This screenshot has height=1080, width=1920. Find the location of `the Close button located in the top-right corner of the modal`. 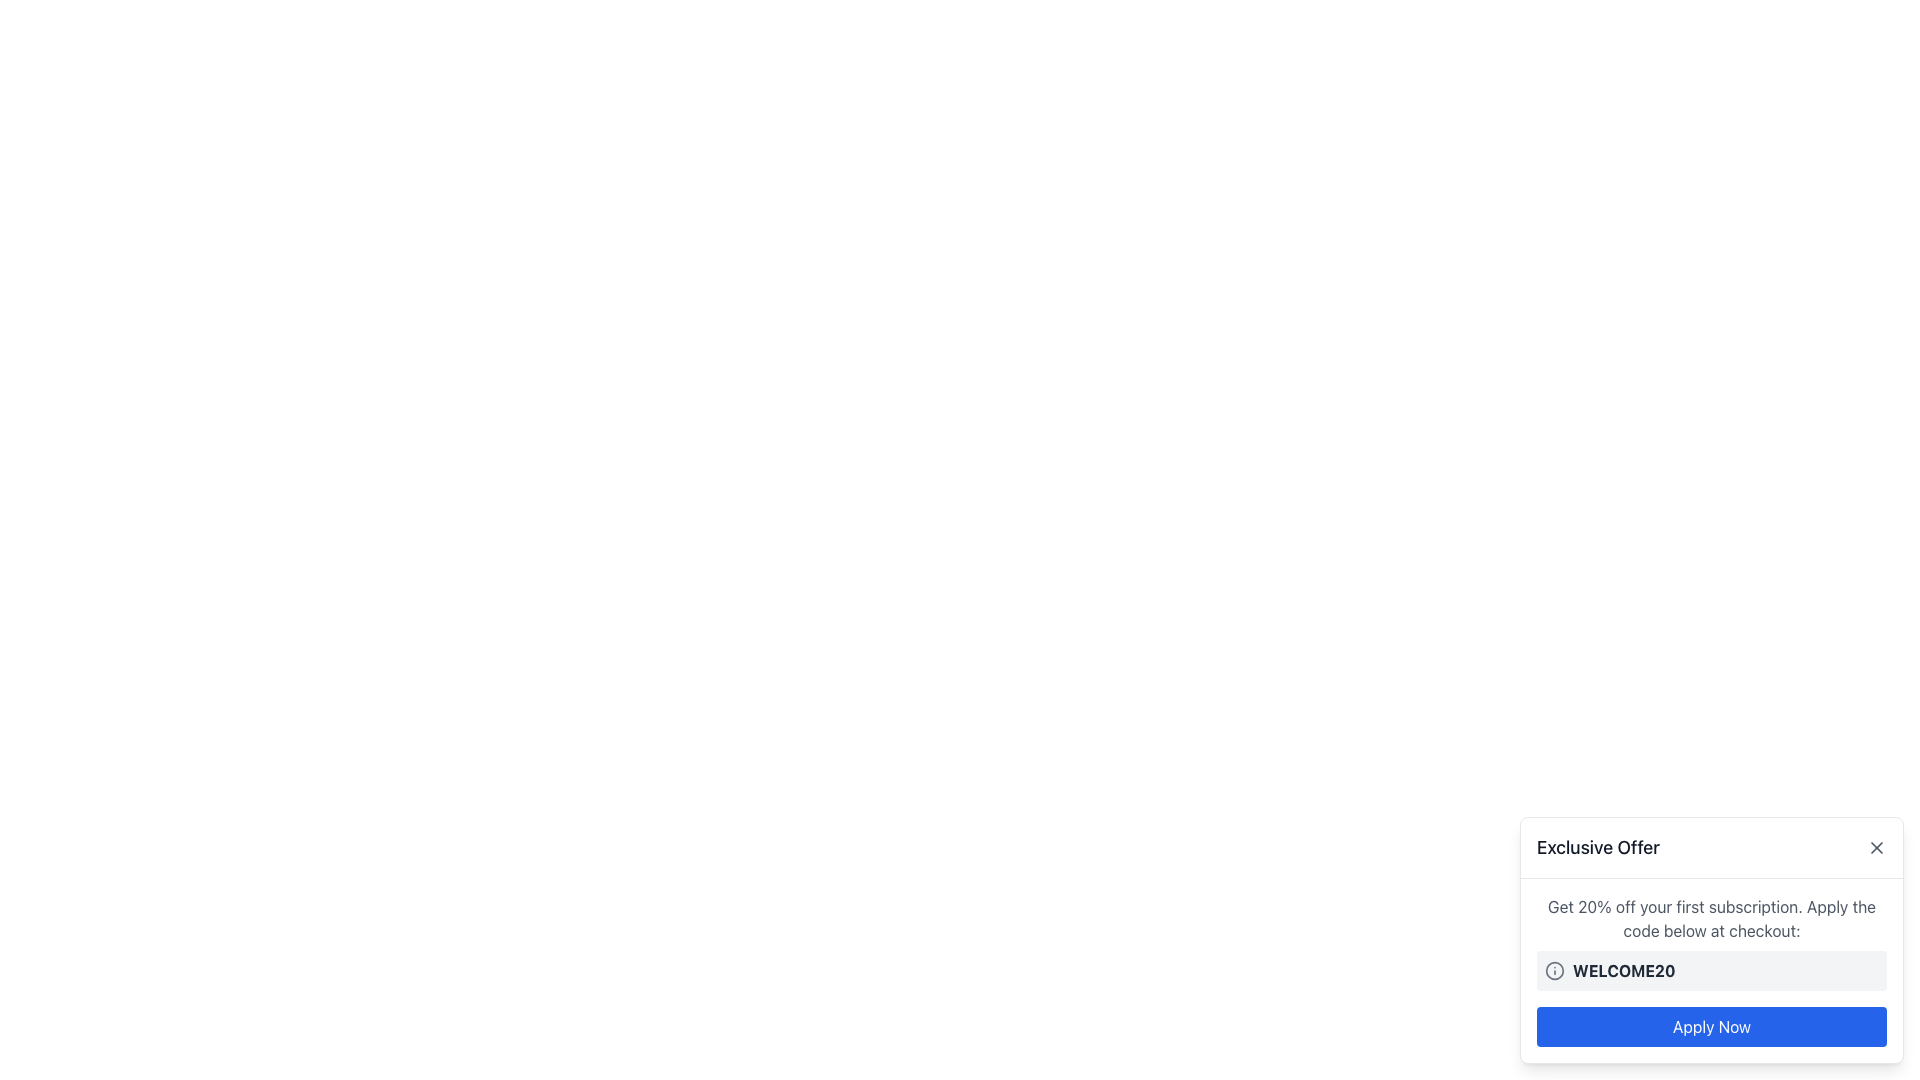

the Close button located in the top-right corner of the modal is located at coordinates (1875, 848).